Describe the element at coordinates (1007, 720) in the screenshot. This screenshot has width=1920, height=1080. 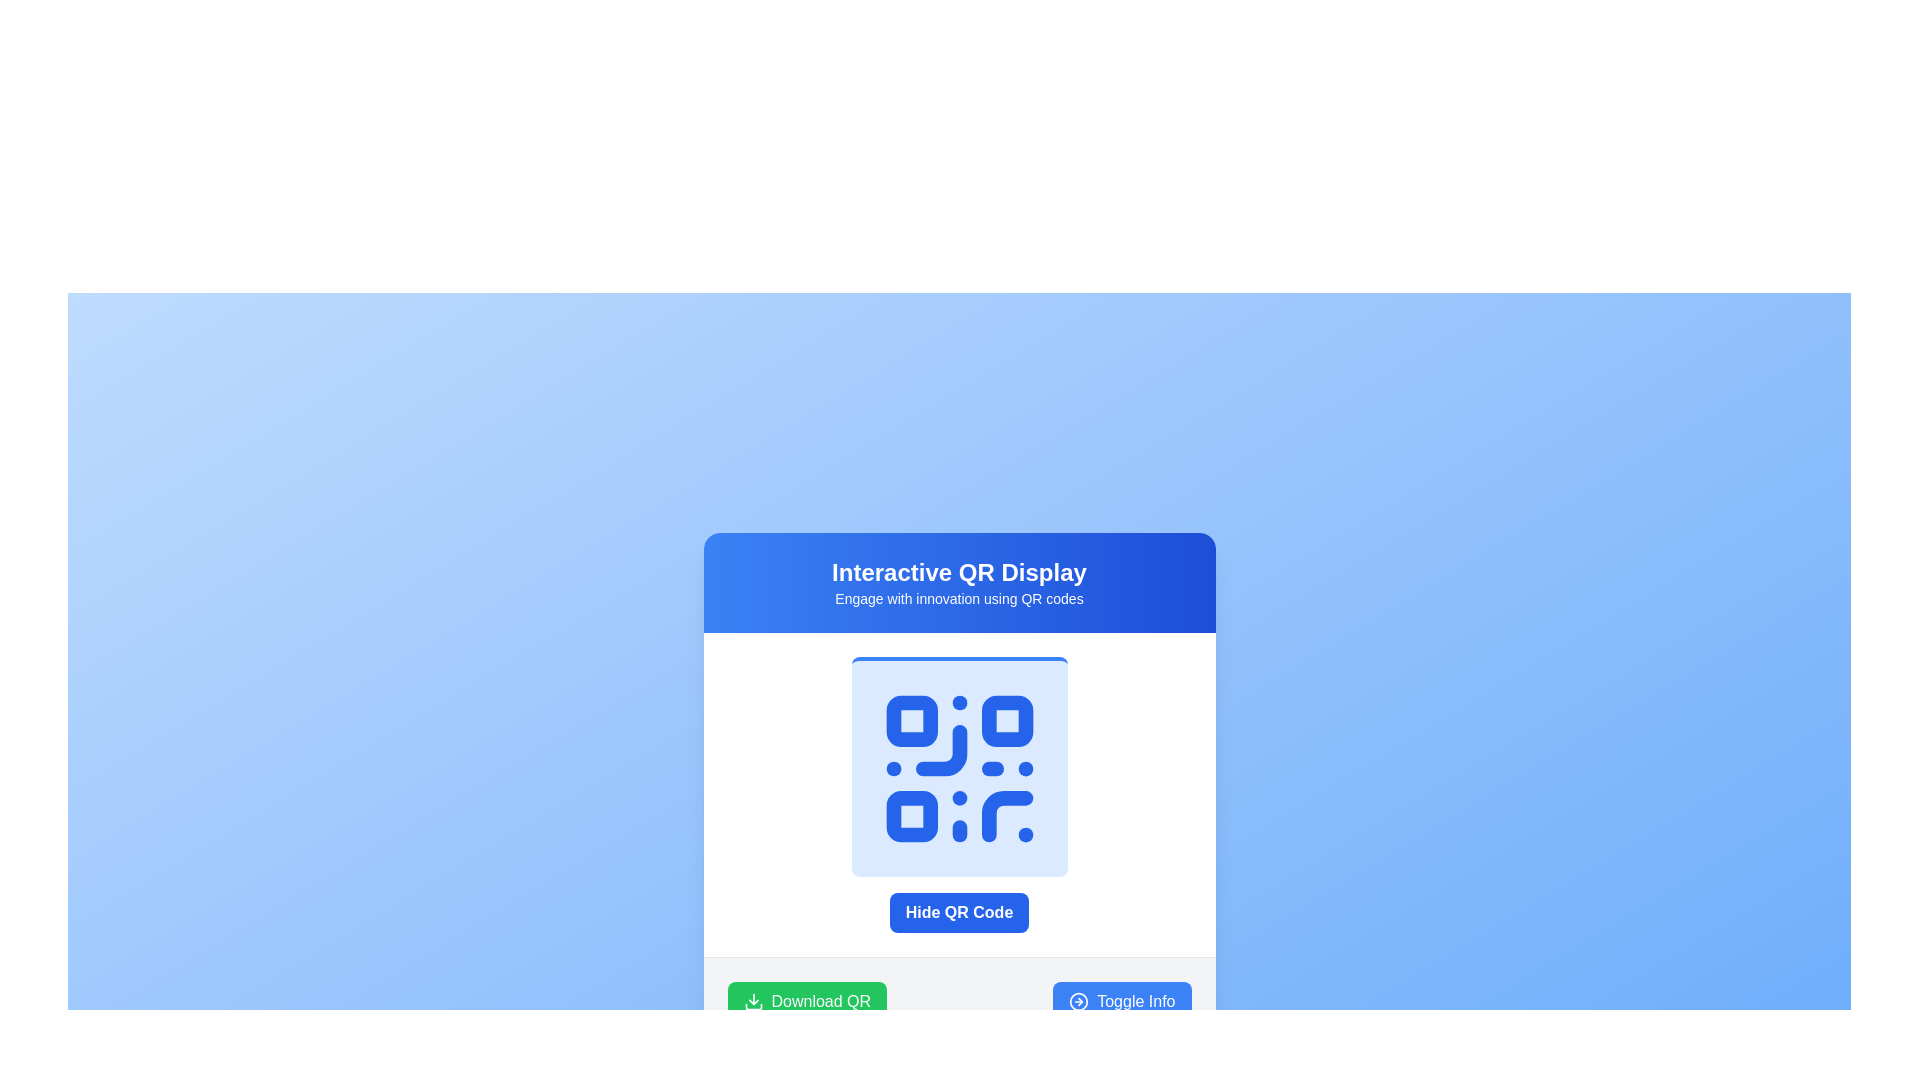
I see `the second square in the top row of the QR code design, which is a decorative graphic element contributing to its visual pattern` at that location.